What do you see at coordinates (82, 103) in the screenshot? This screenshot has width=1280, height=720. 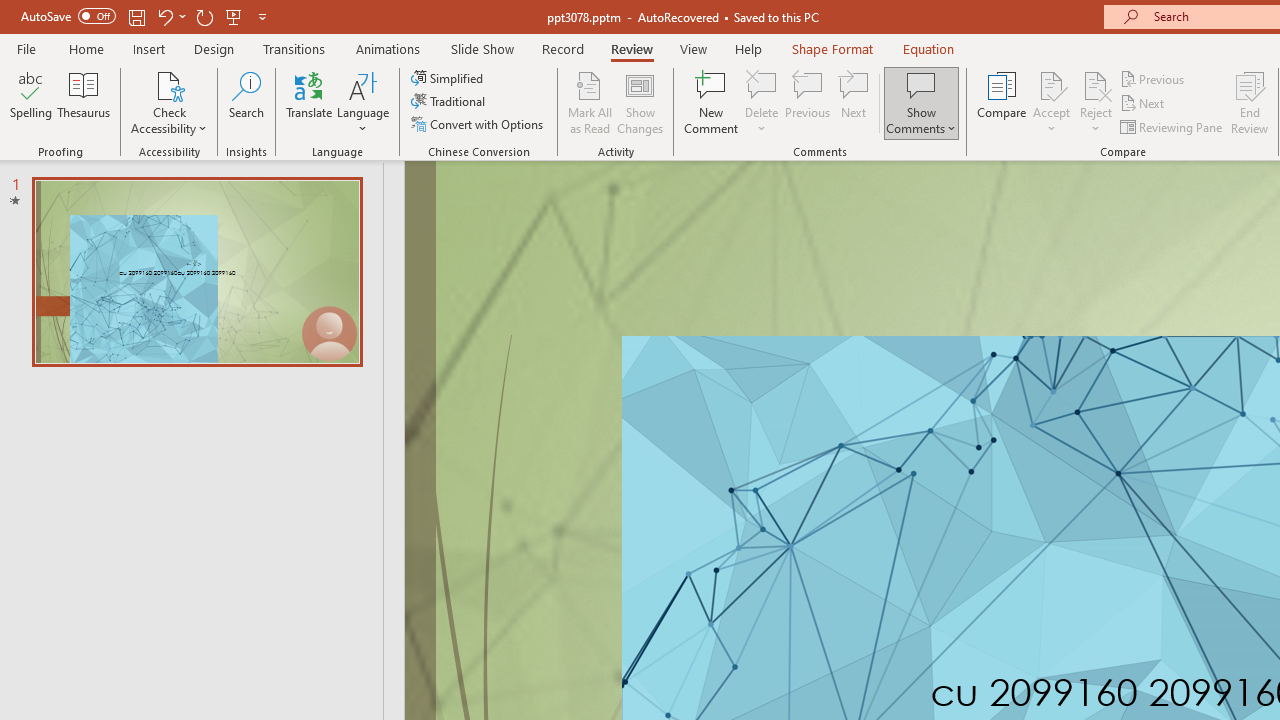 I see `'Thesaurus...'` at bounding box center [82, 103].